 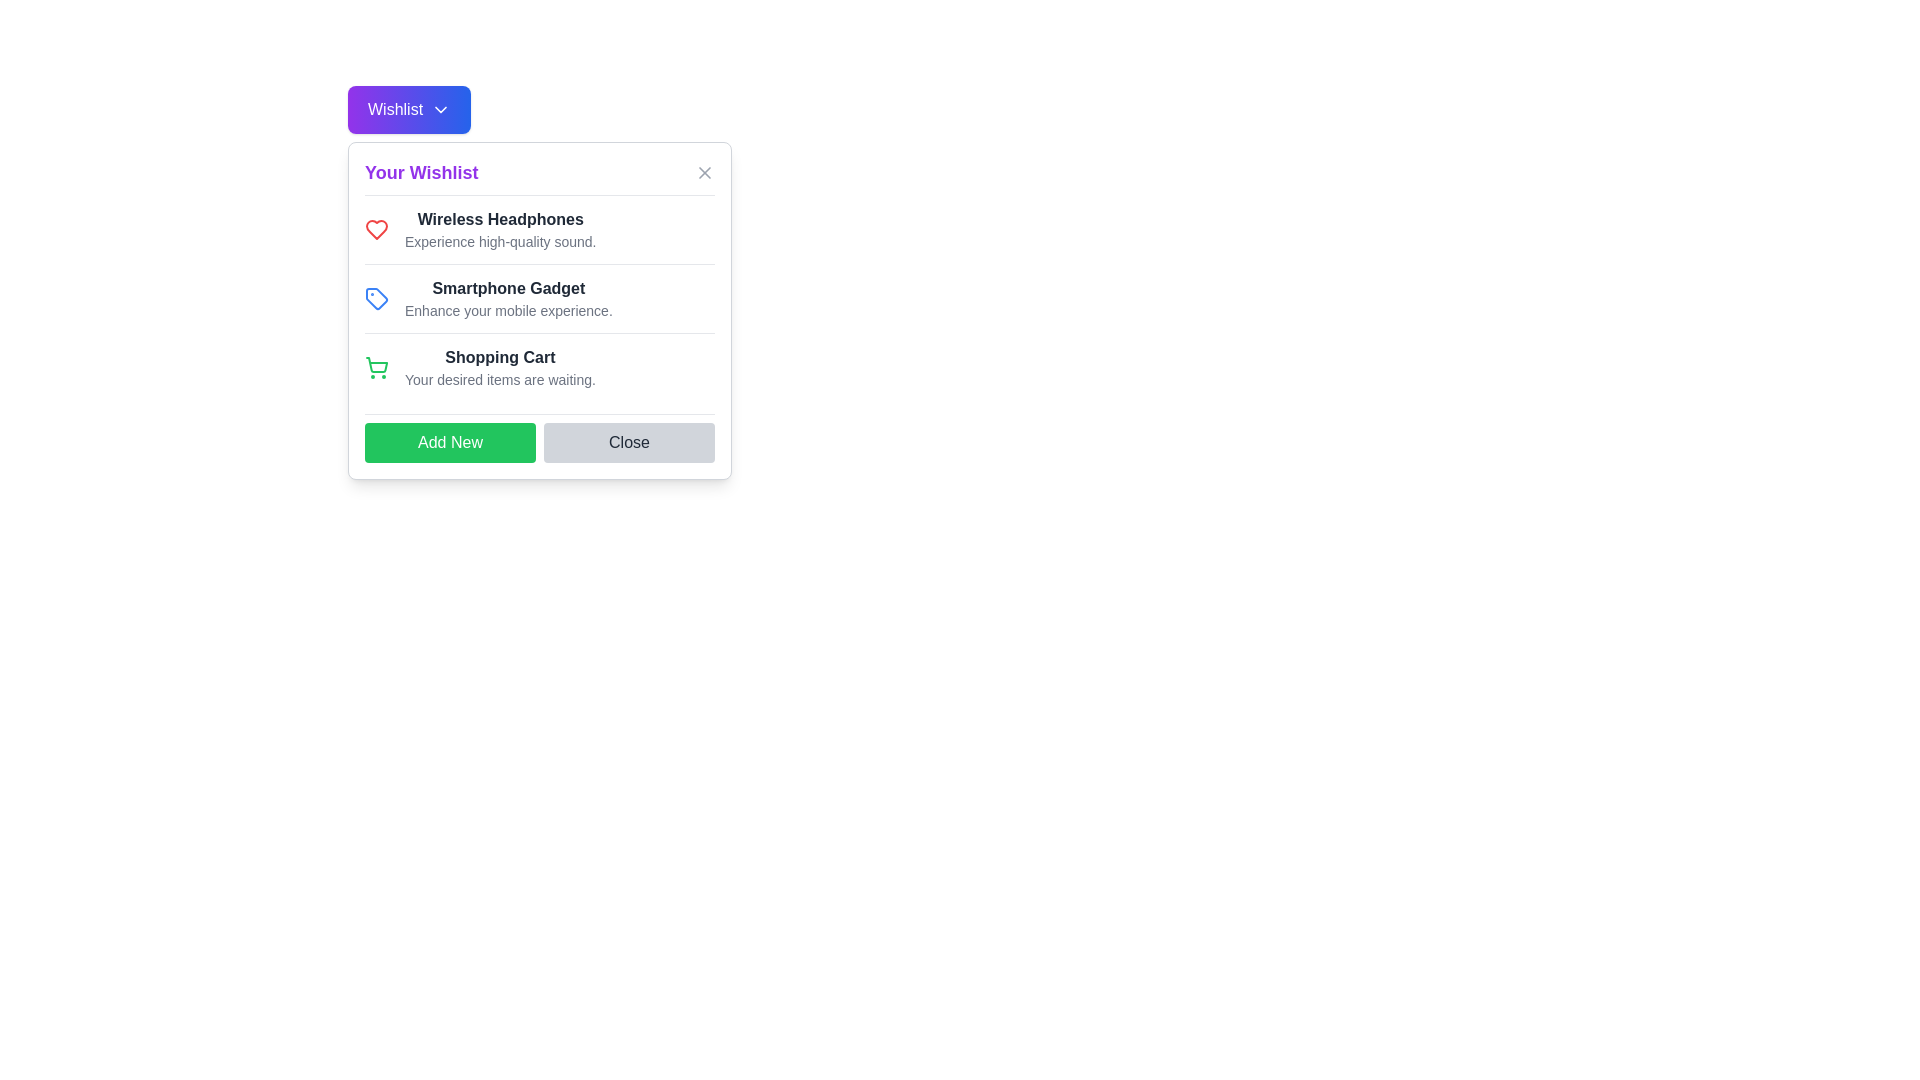 I want to click on the close button icon represented by an 'X' in light gray color located at the top-right corner of the popup window, aligned with the title 'Your Wishlist', so click(x=705, y=172).